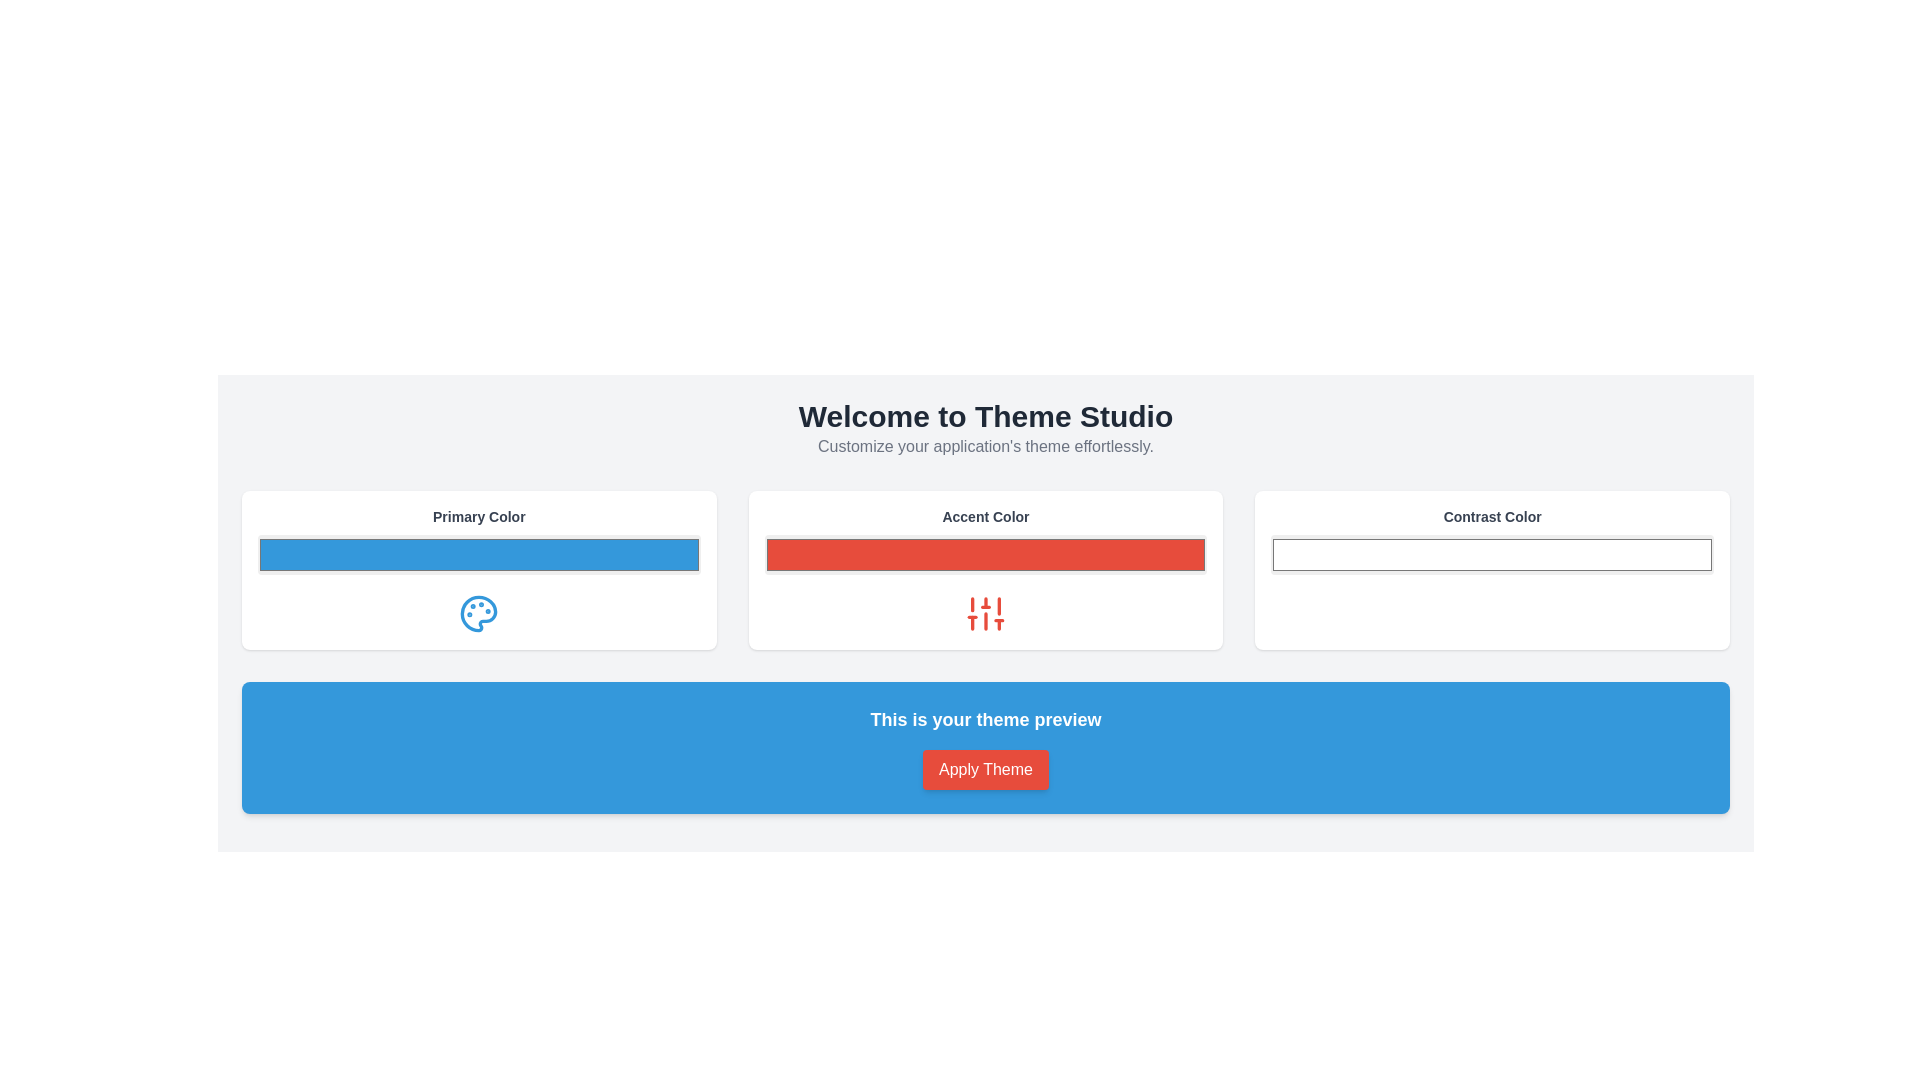 Image resolution: width=1920 pixels, height=1080 pixels. I want to click on the interactive color picker located in the second panel from the left, below 'Welcome to Theme Studio', so click(985, 570).